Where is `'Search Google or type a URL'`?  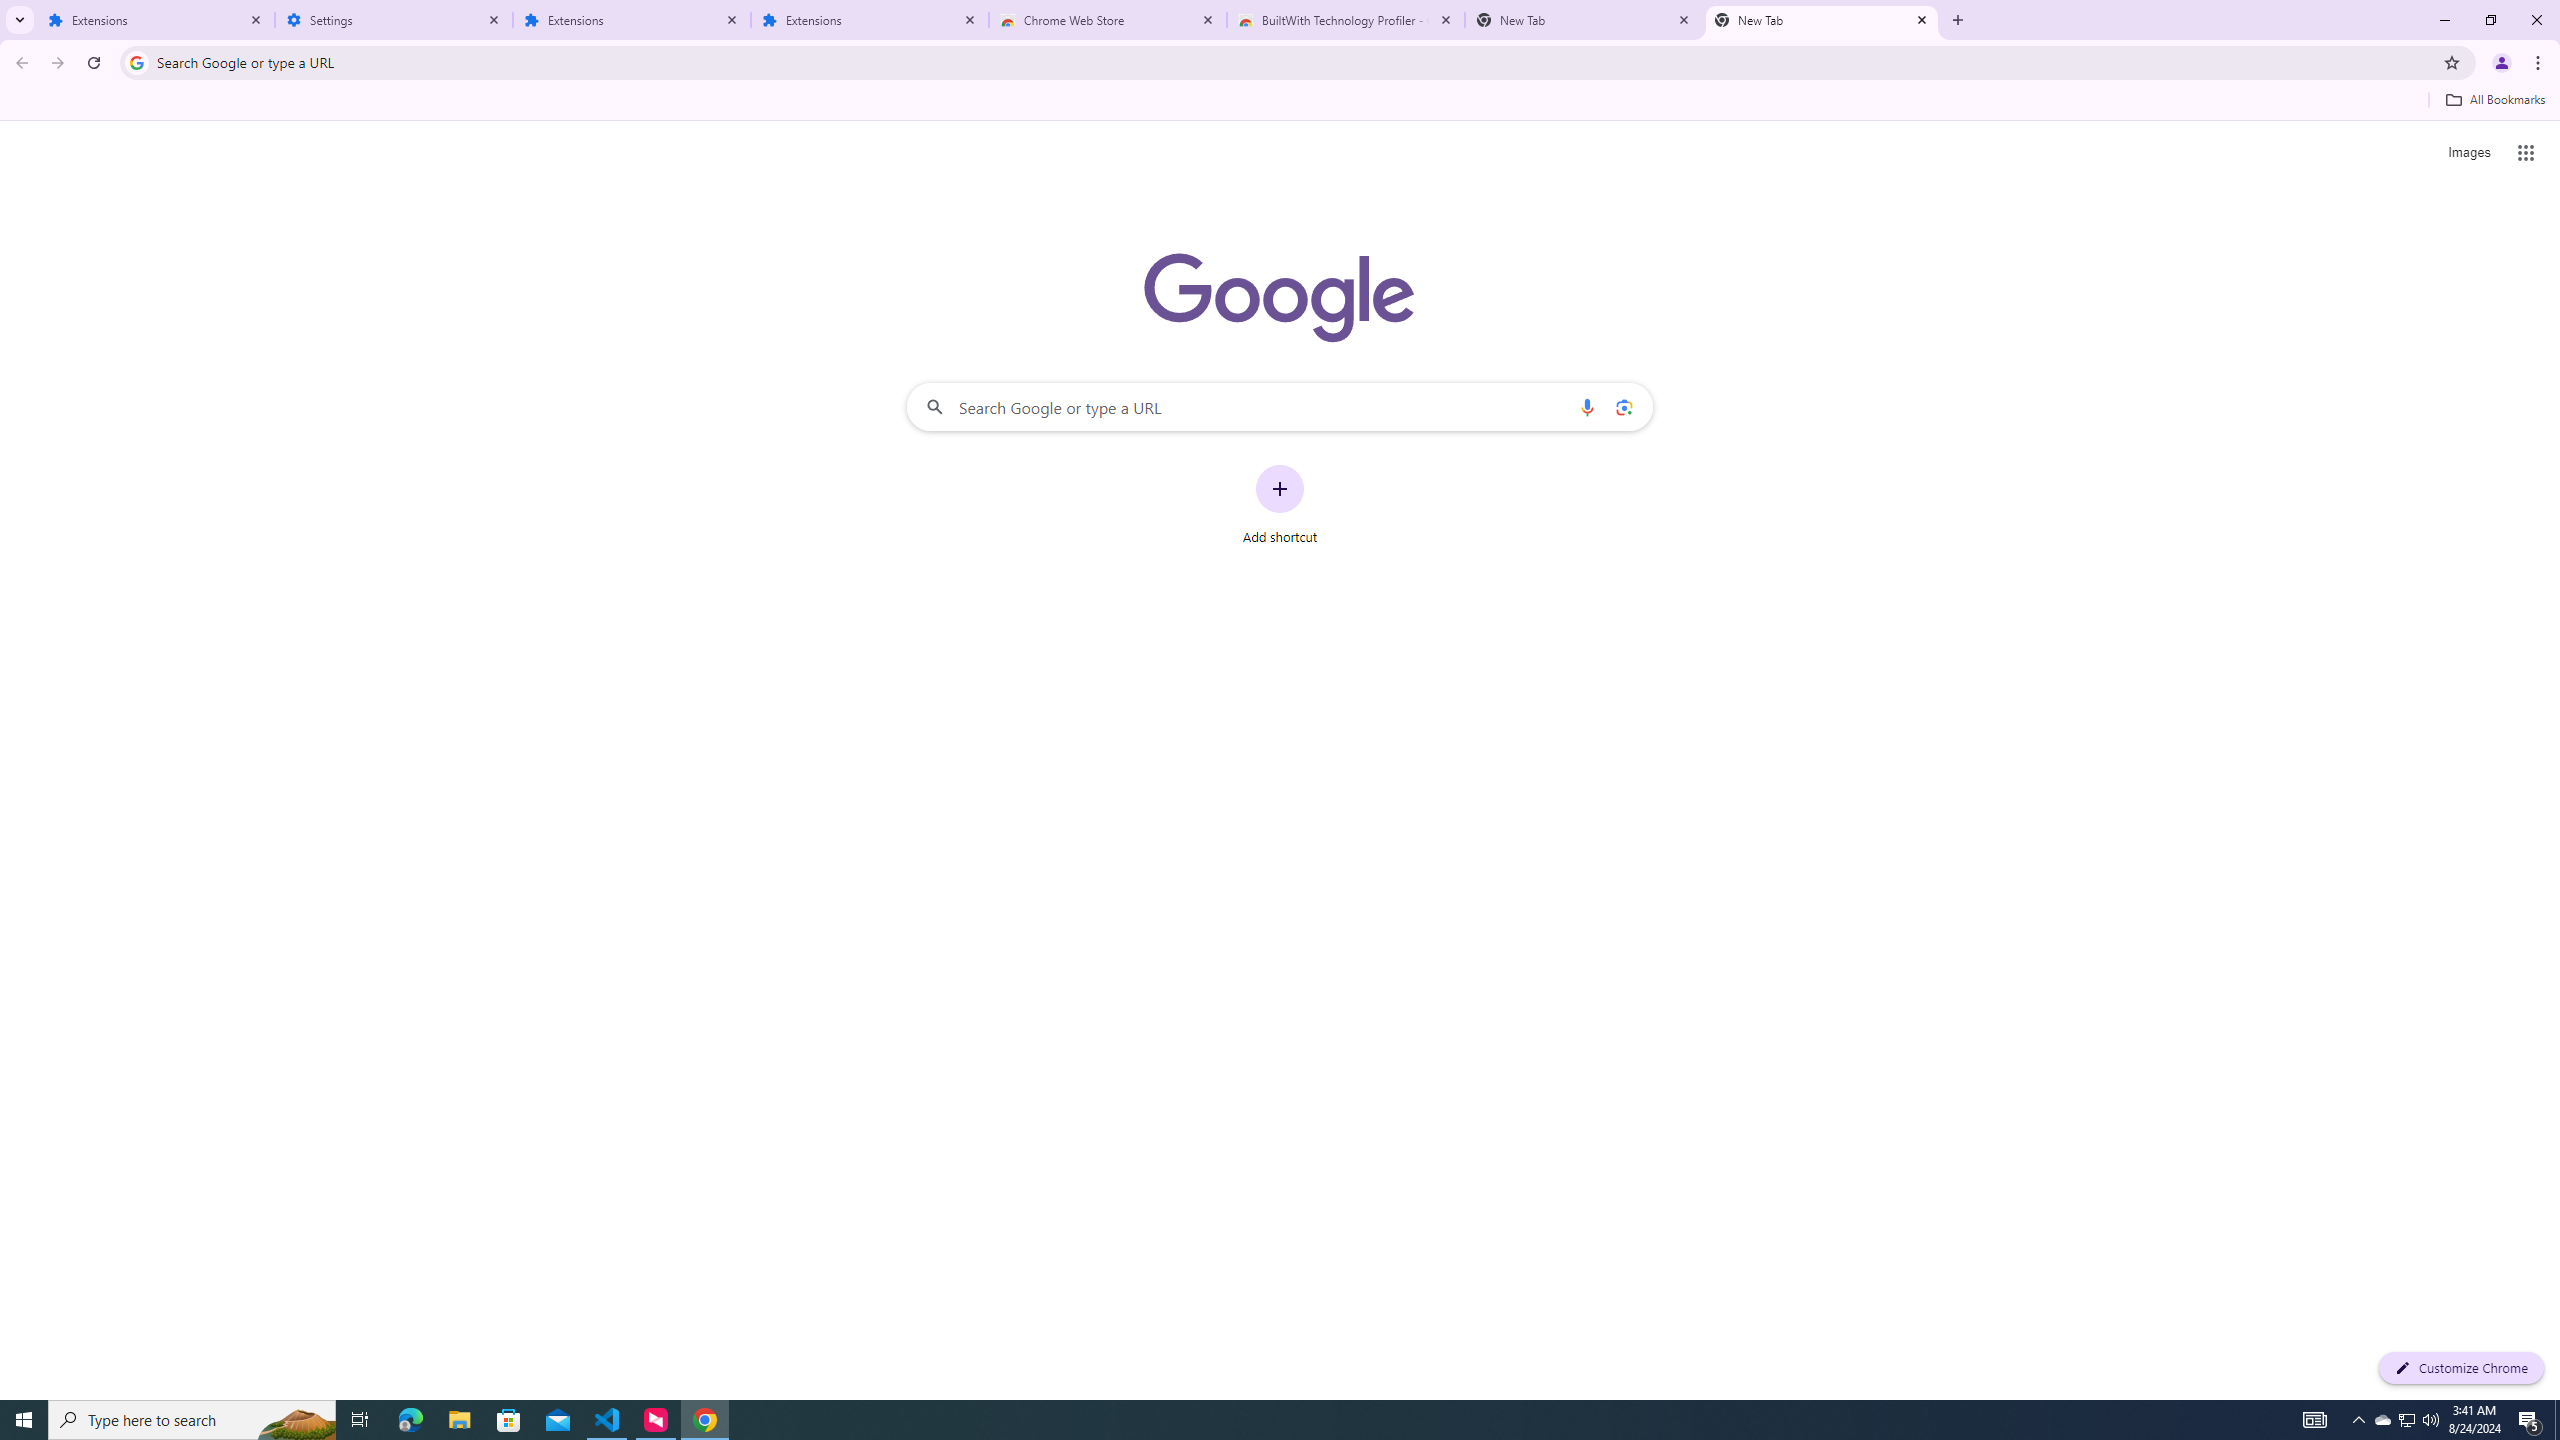
'Search Google or type a URL' is located at coordinates (1280, 405).